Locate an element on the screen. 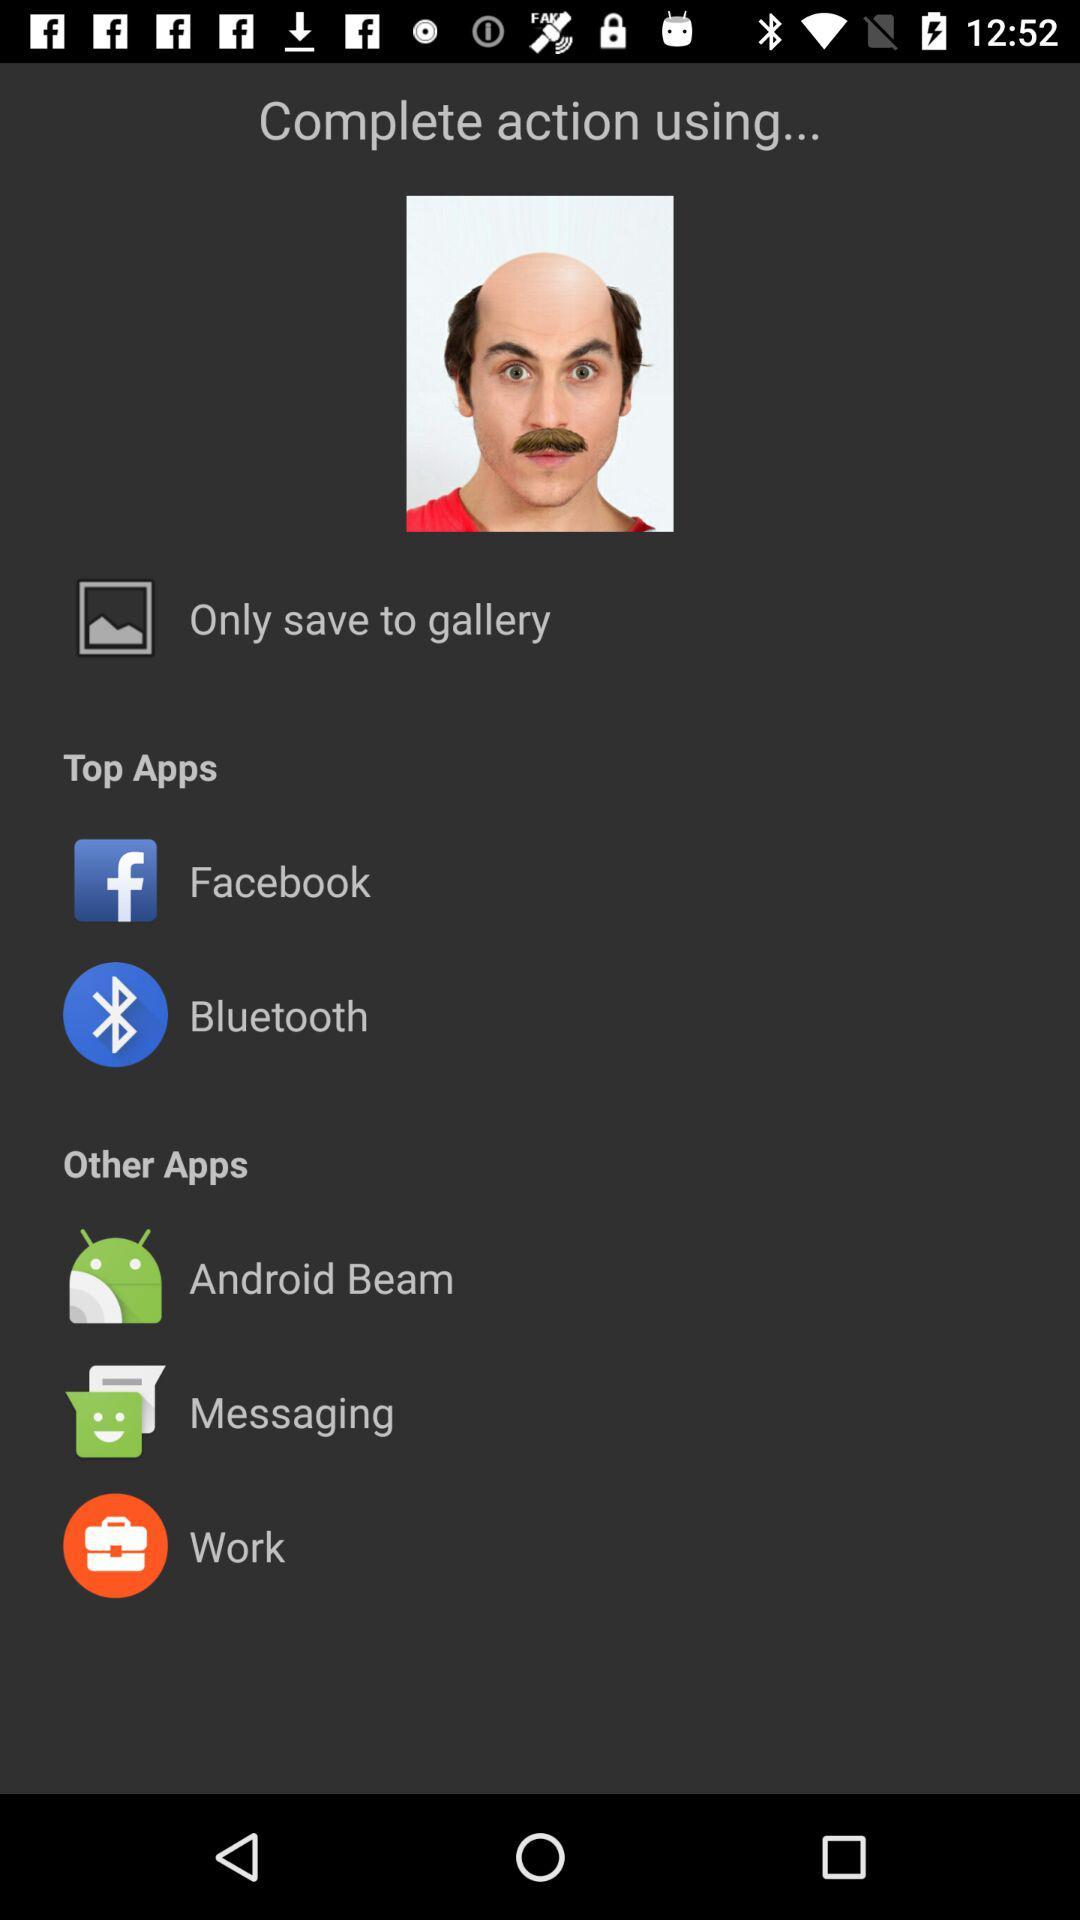 This screenshot has width=1080, height=1920. the item above the other apps icon is located at coordinates (278, 1014).